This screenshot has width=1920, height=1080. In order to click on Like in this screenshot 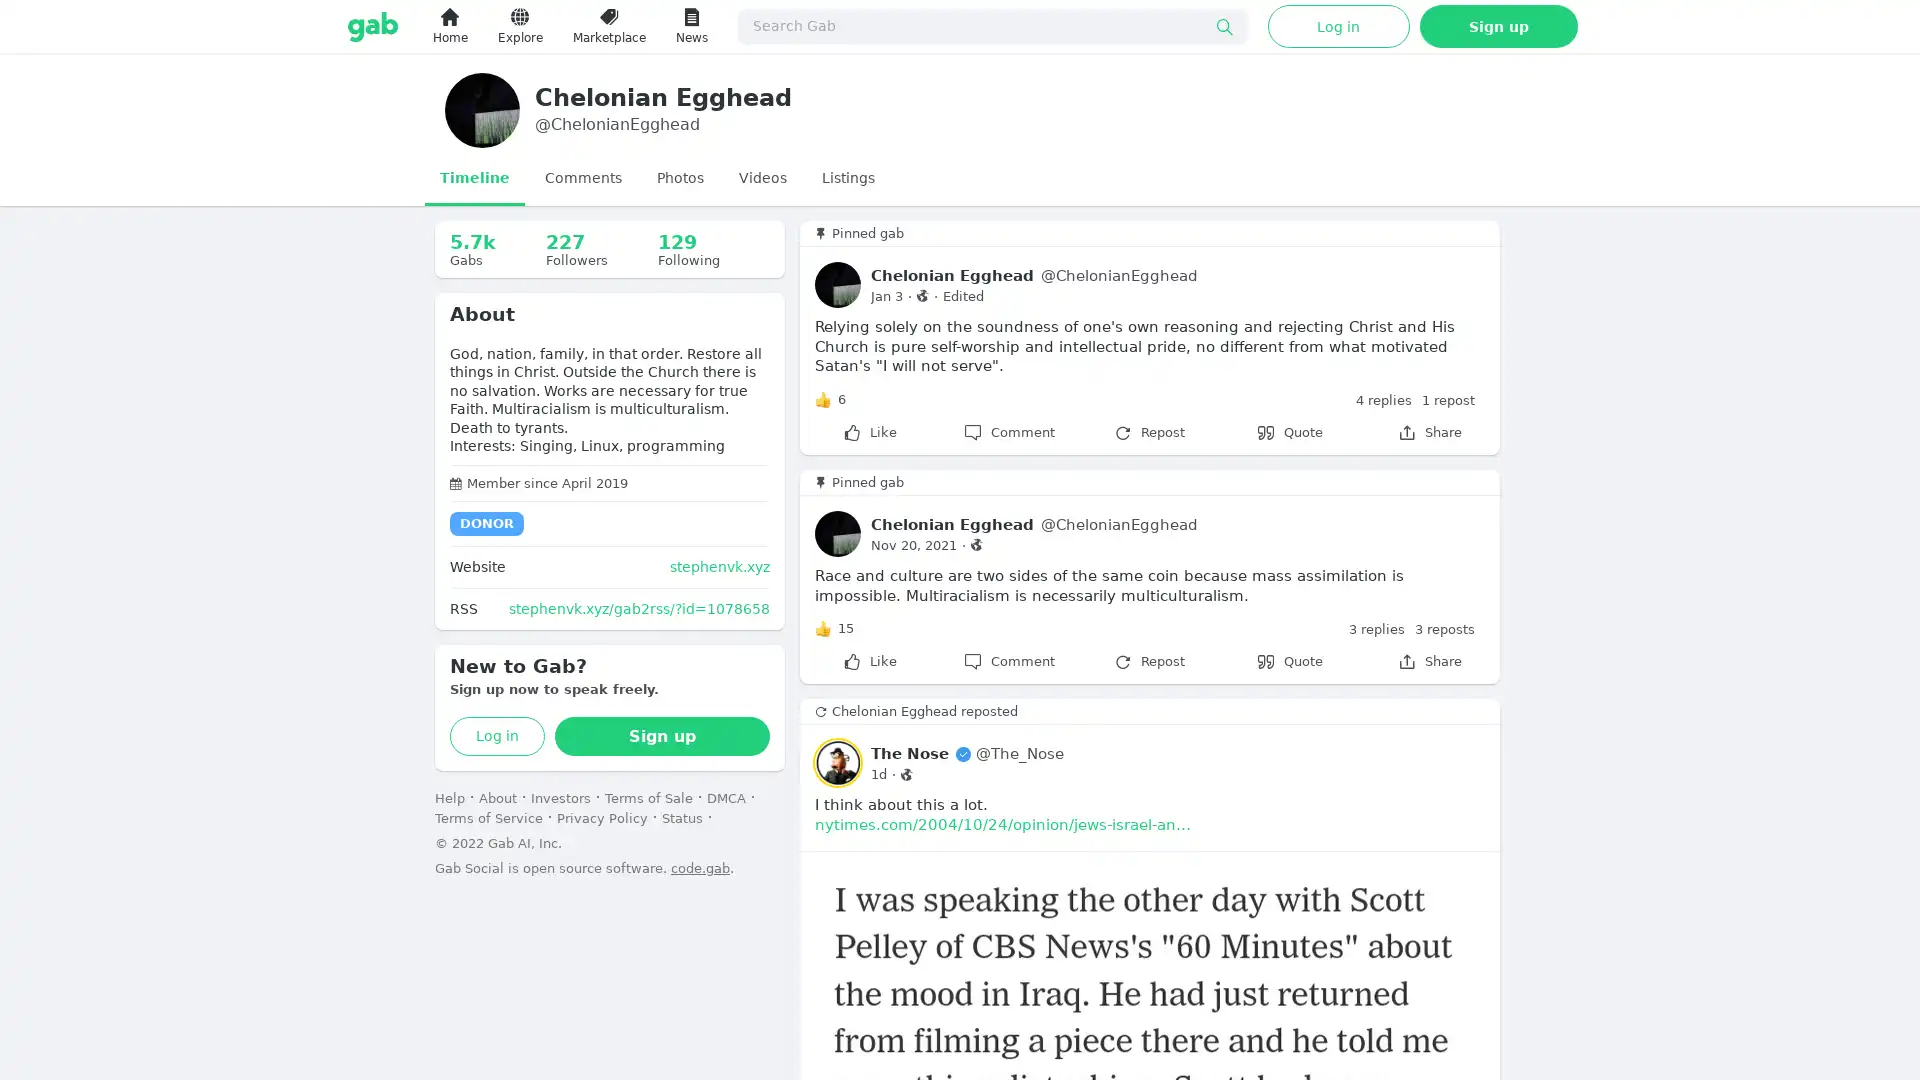, I will do `click(869, 662)`.